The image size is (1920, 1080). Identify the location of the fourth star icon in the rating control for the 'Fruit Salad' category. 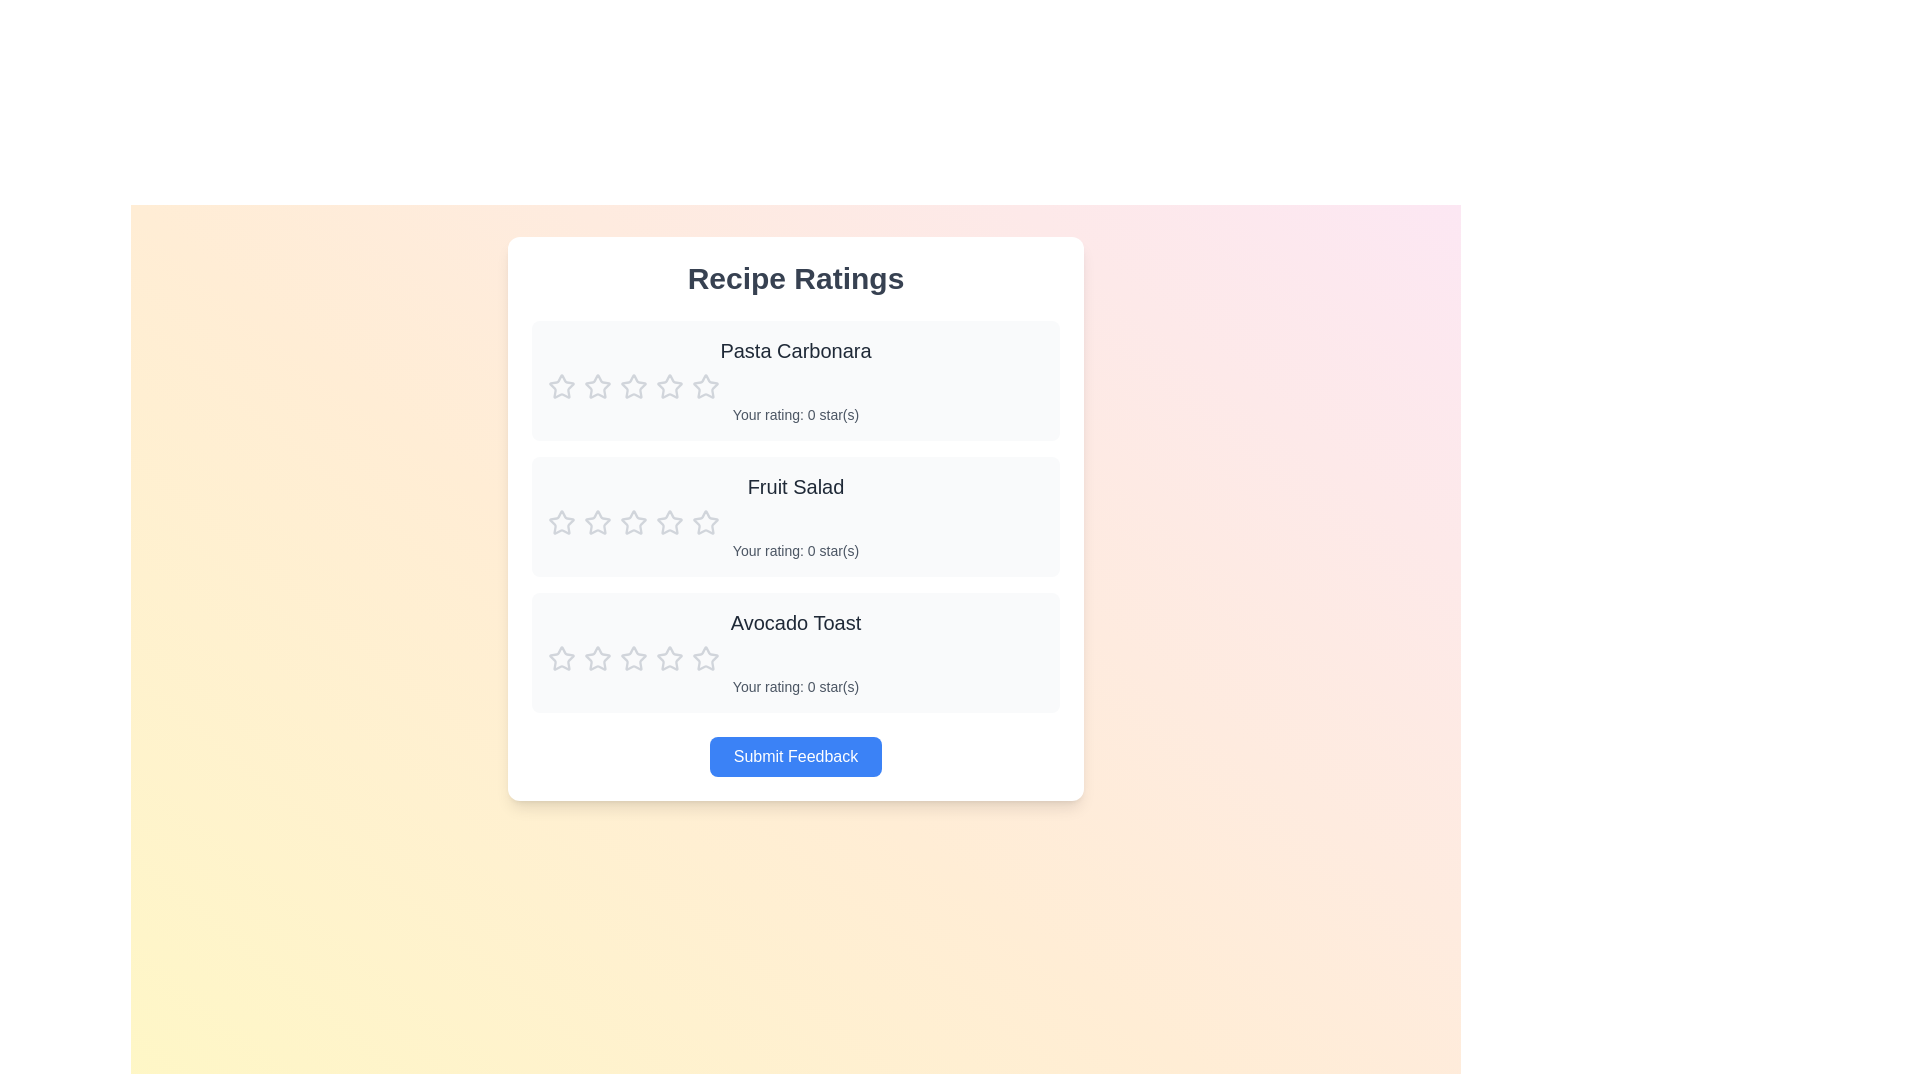
(705, 520).